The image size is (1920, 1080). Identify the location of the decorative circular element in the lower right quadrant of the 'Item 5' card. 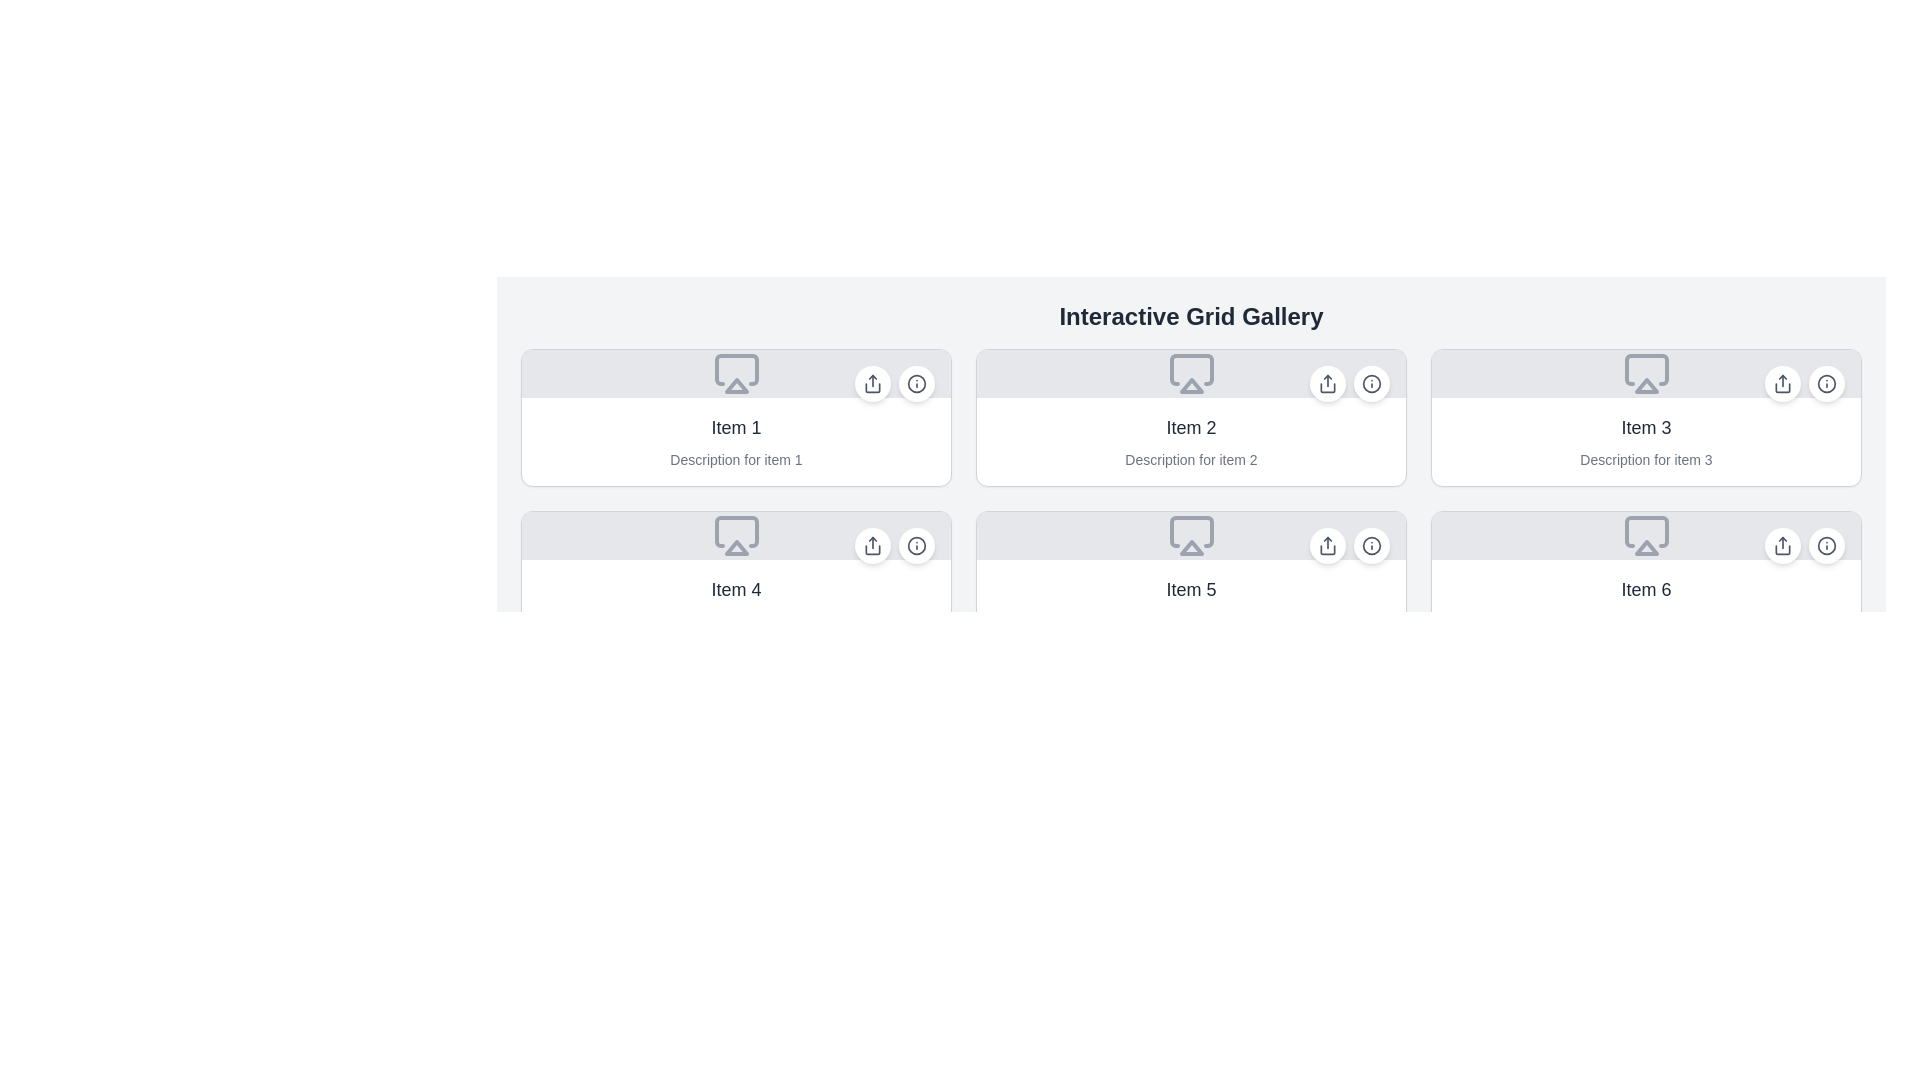
(1371, 546).